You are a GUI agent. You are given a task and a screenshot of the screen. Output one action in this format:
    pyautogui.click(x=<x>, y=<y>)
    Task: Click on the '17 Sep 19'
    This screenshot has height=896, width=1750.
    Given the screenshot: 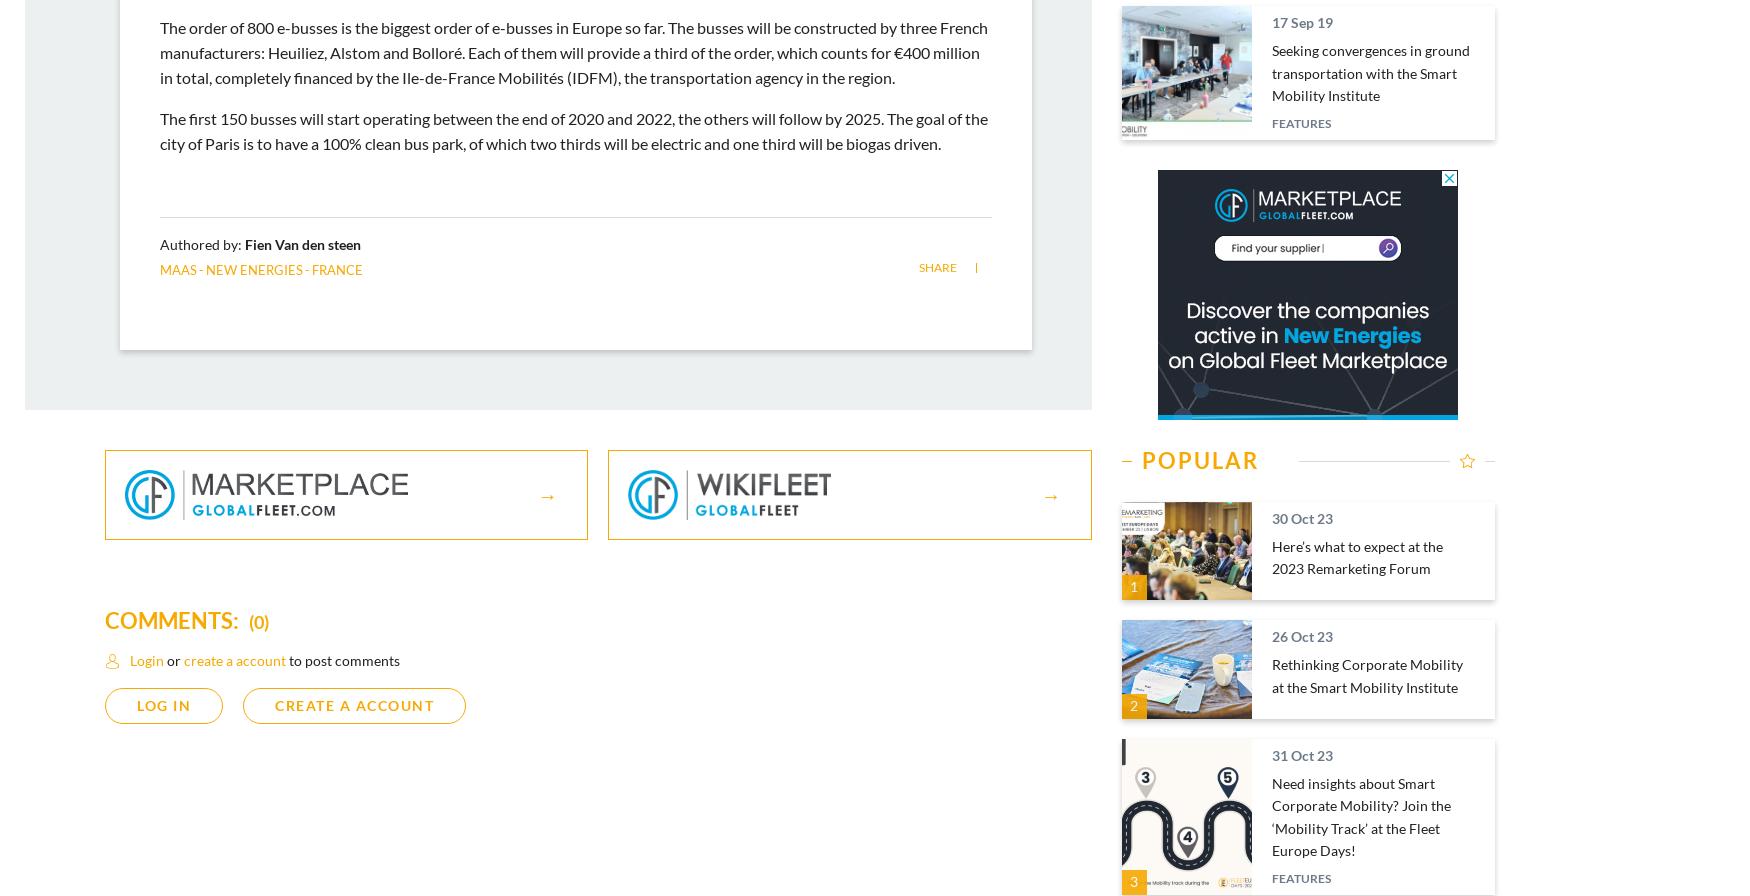 What is the action you would take?
    pyautogui.click(x=1300, y=22)
    